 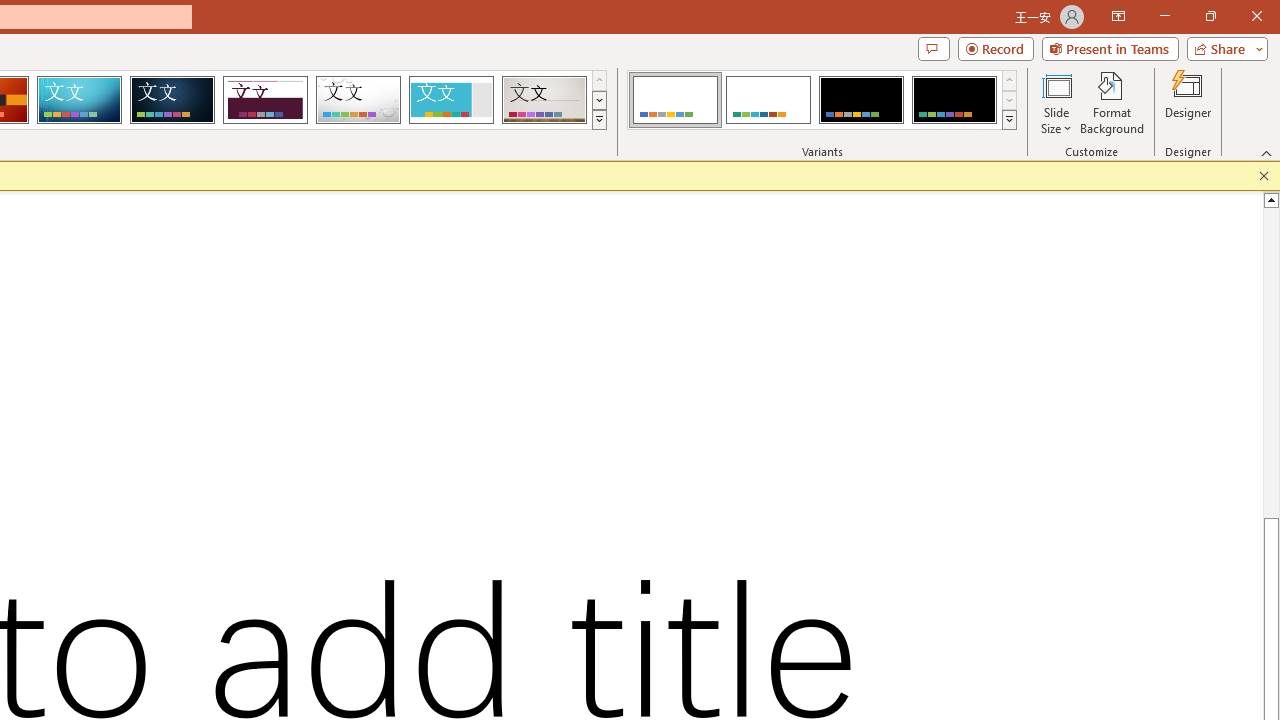 What do you see at coordinates (1055, 103) in the screenshot?
I see `'Slide Size'` at bounding box center [1055, 103].